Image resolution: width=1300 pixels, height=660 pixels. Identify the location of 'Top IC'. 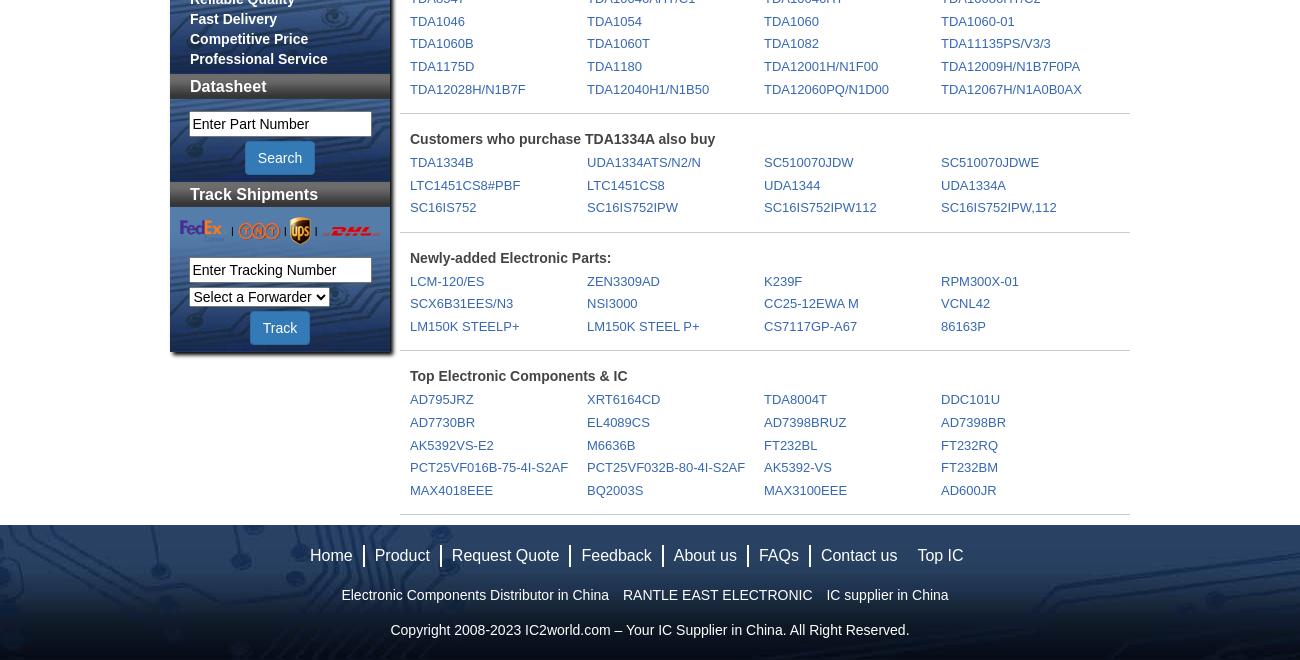
(940, 555).